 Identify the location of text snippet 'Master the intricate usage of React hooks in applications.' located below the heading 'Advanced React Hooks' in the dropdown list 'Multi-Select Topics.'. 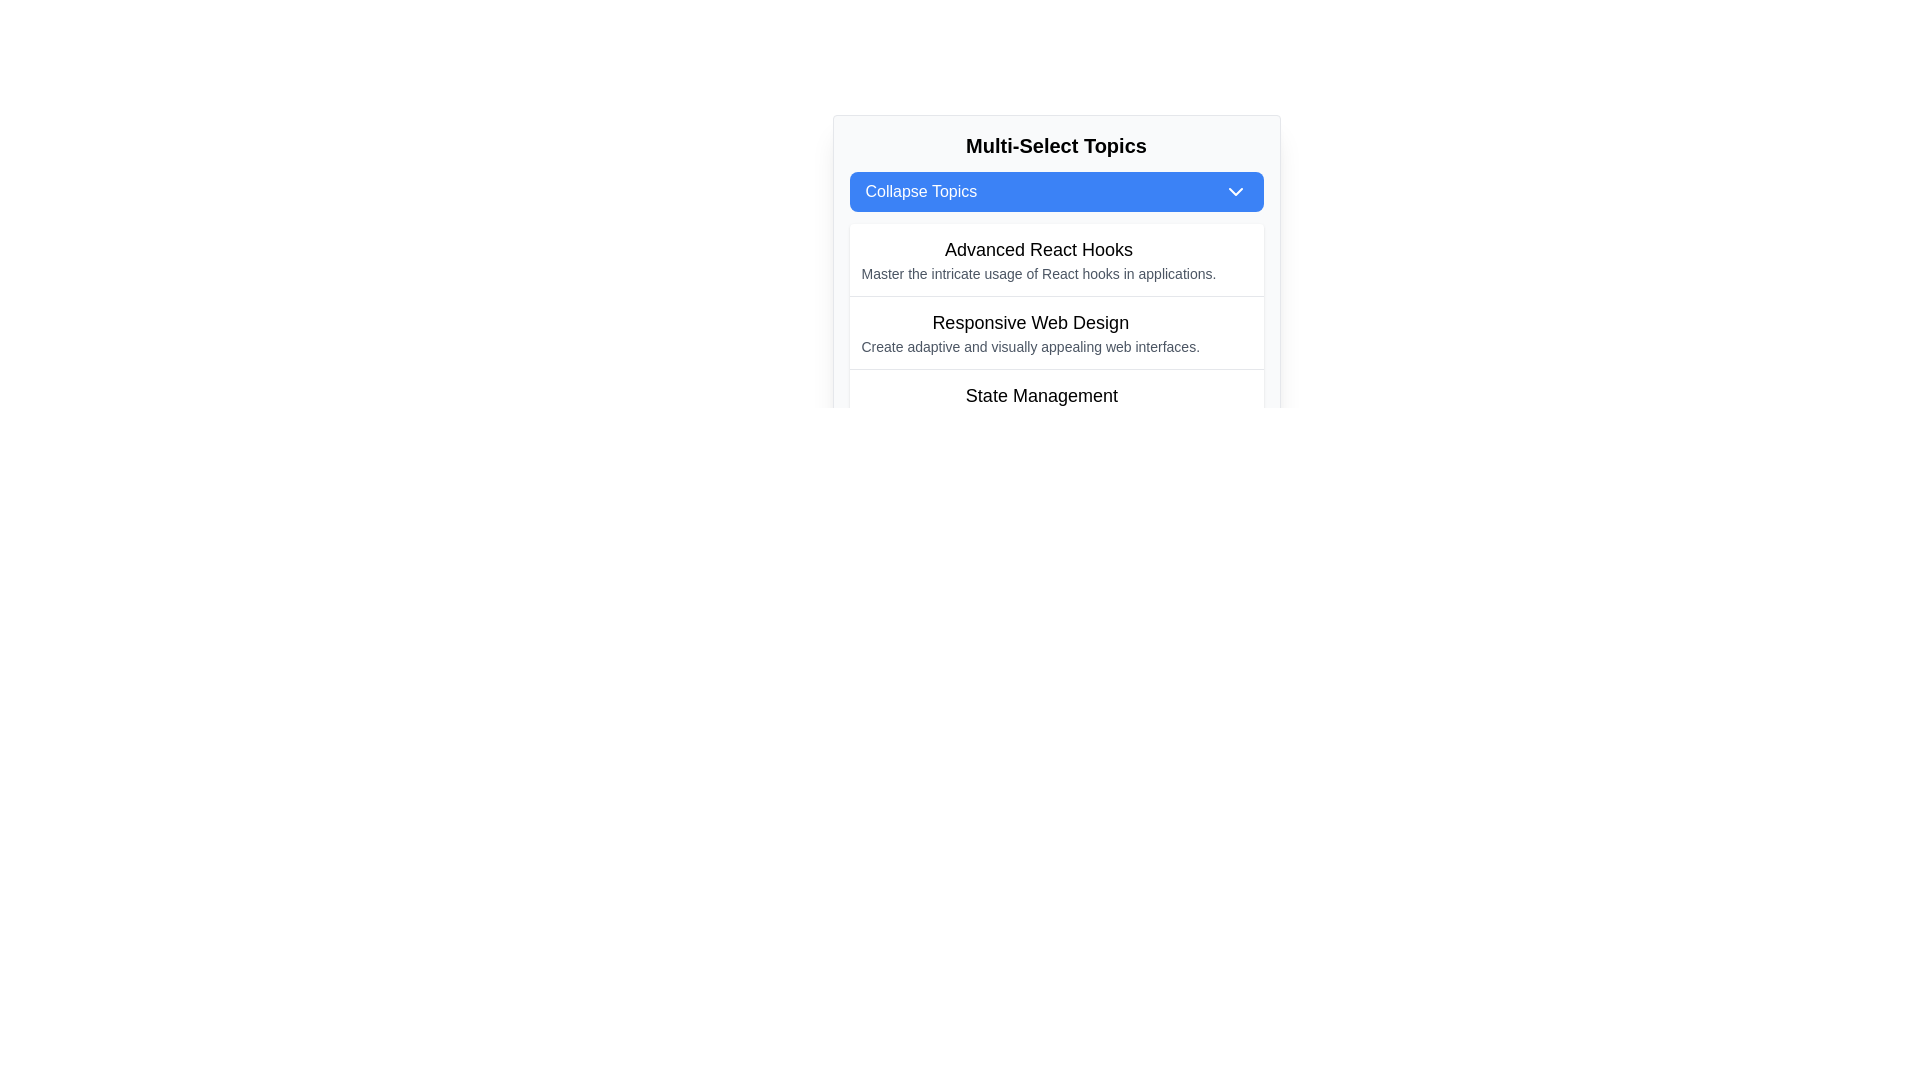
(1038, 273).